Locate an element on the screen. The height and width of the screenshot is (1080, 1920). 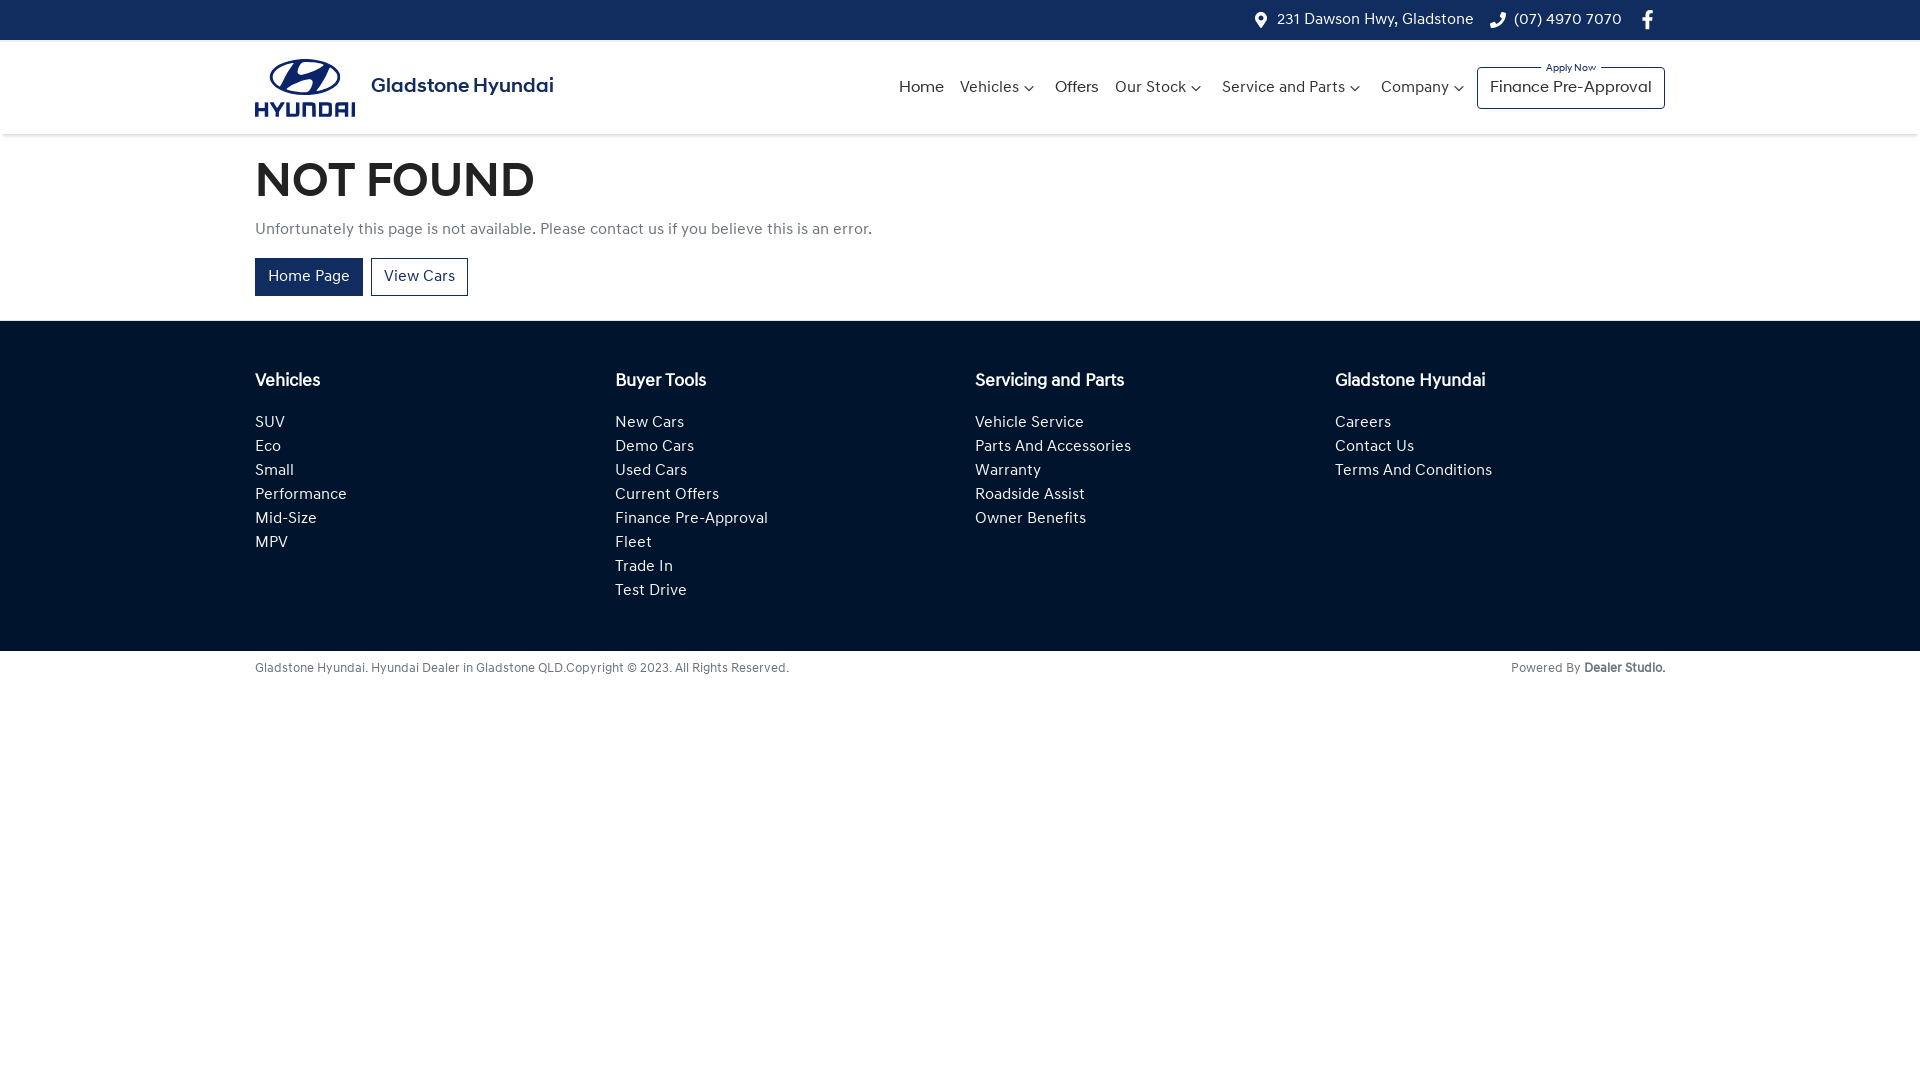
'Warranty' is located at coordinates (1008, 470).